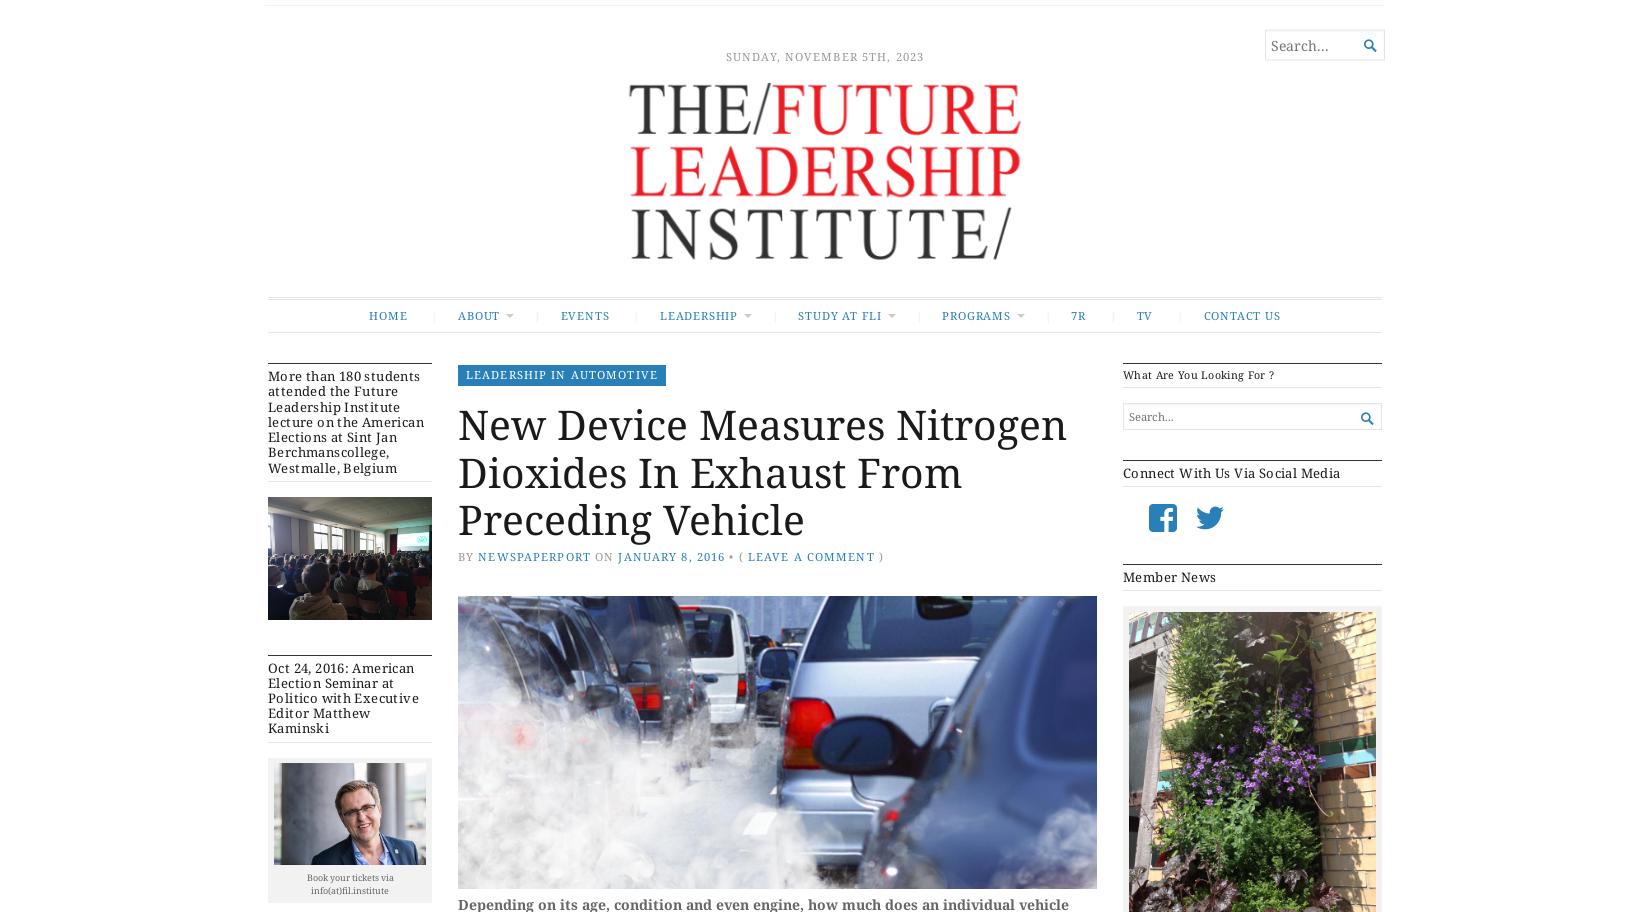  What do you see at coordinates (1198, 374) in the screenshot?
I see `'What Are You Looking For ?'` at bounding box center [1198, 374].